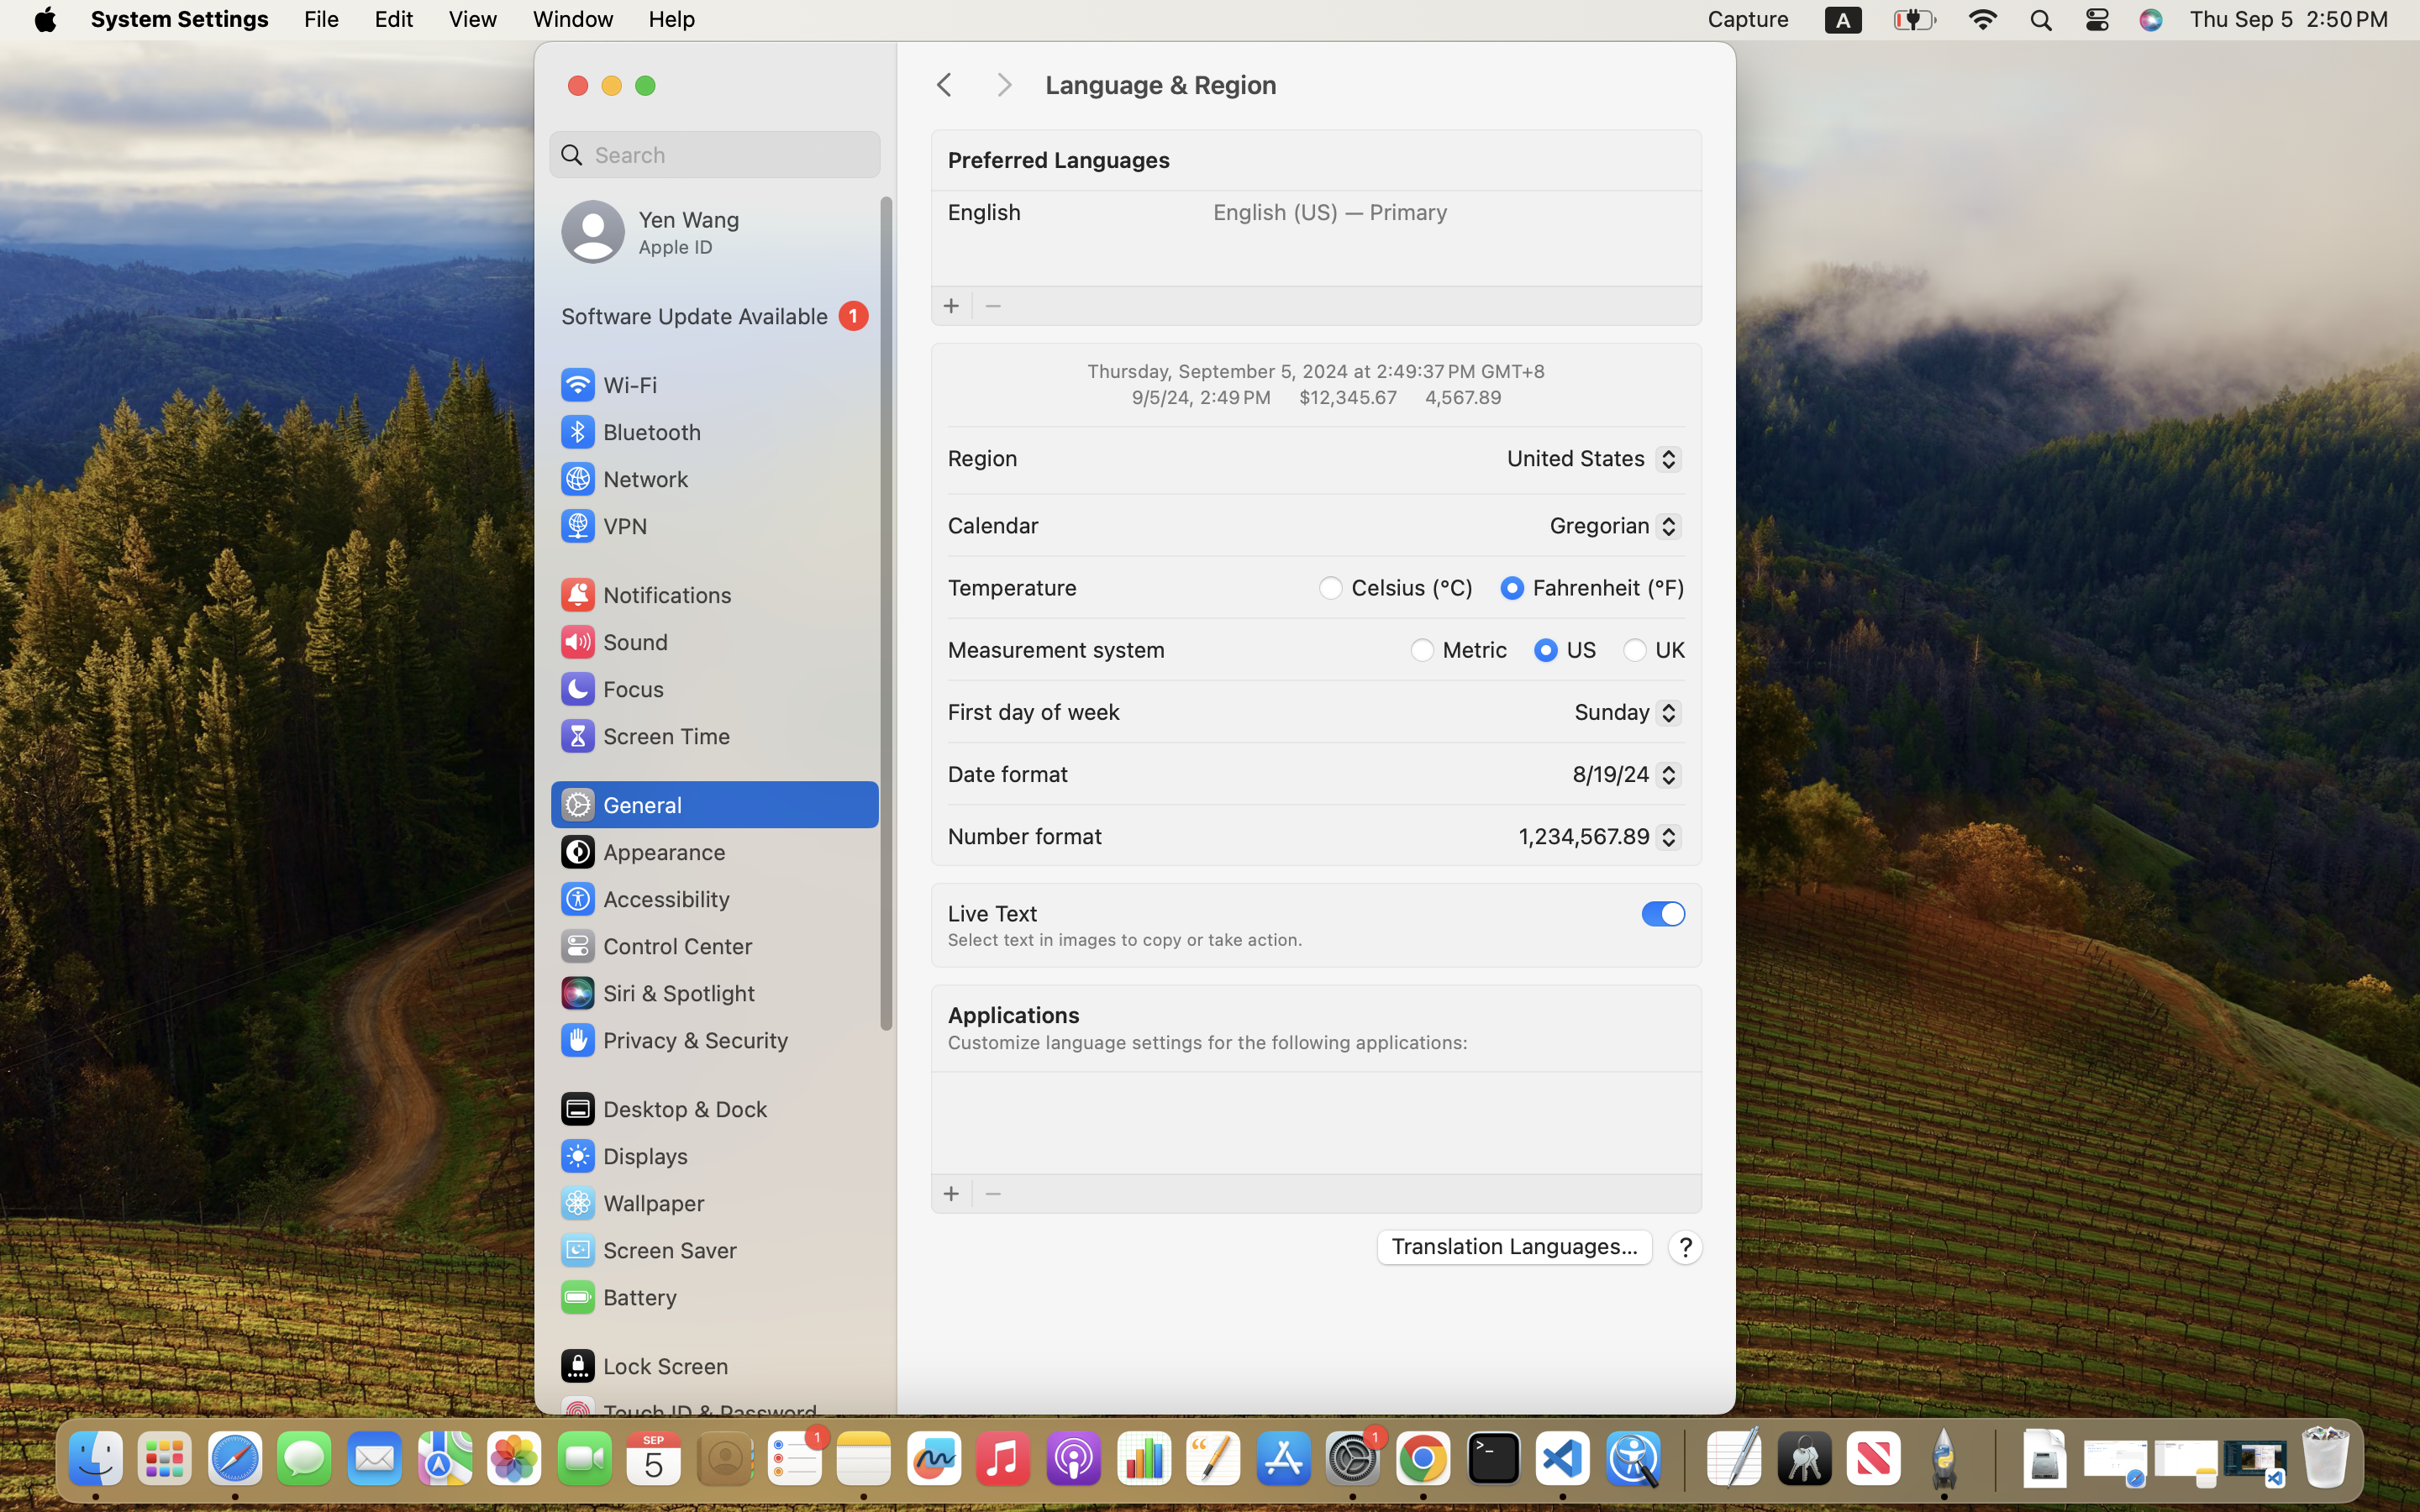 This screenshot has width=2420, height=1512. What do you see at coordinates (687, 1412) in the screenshot?
I see `'Touch ID & Password'` at bounding box center [687, 1412].